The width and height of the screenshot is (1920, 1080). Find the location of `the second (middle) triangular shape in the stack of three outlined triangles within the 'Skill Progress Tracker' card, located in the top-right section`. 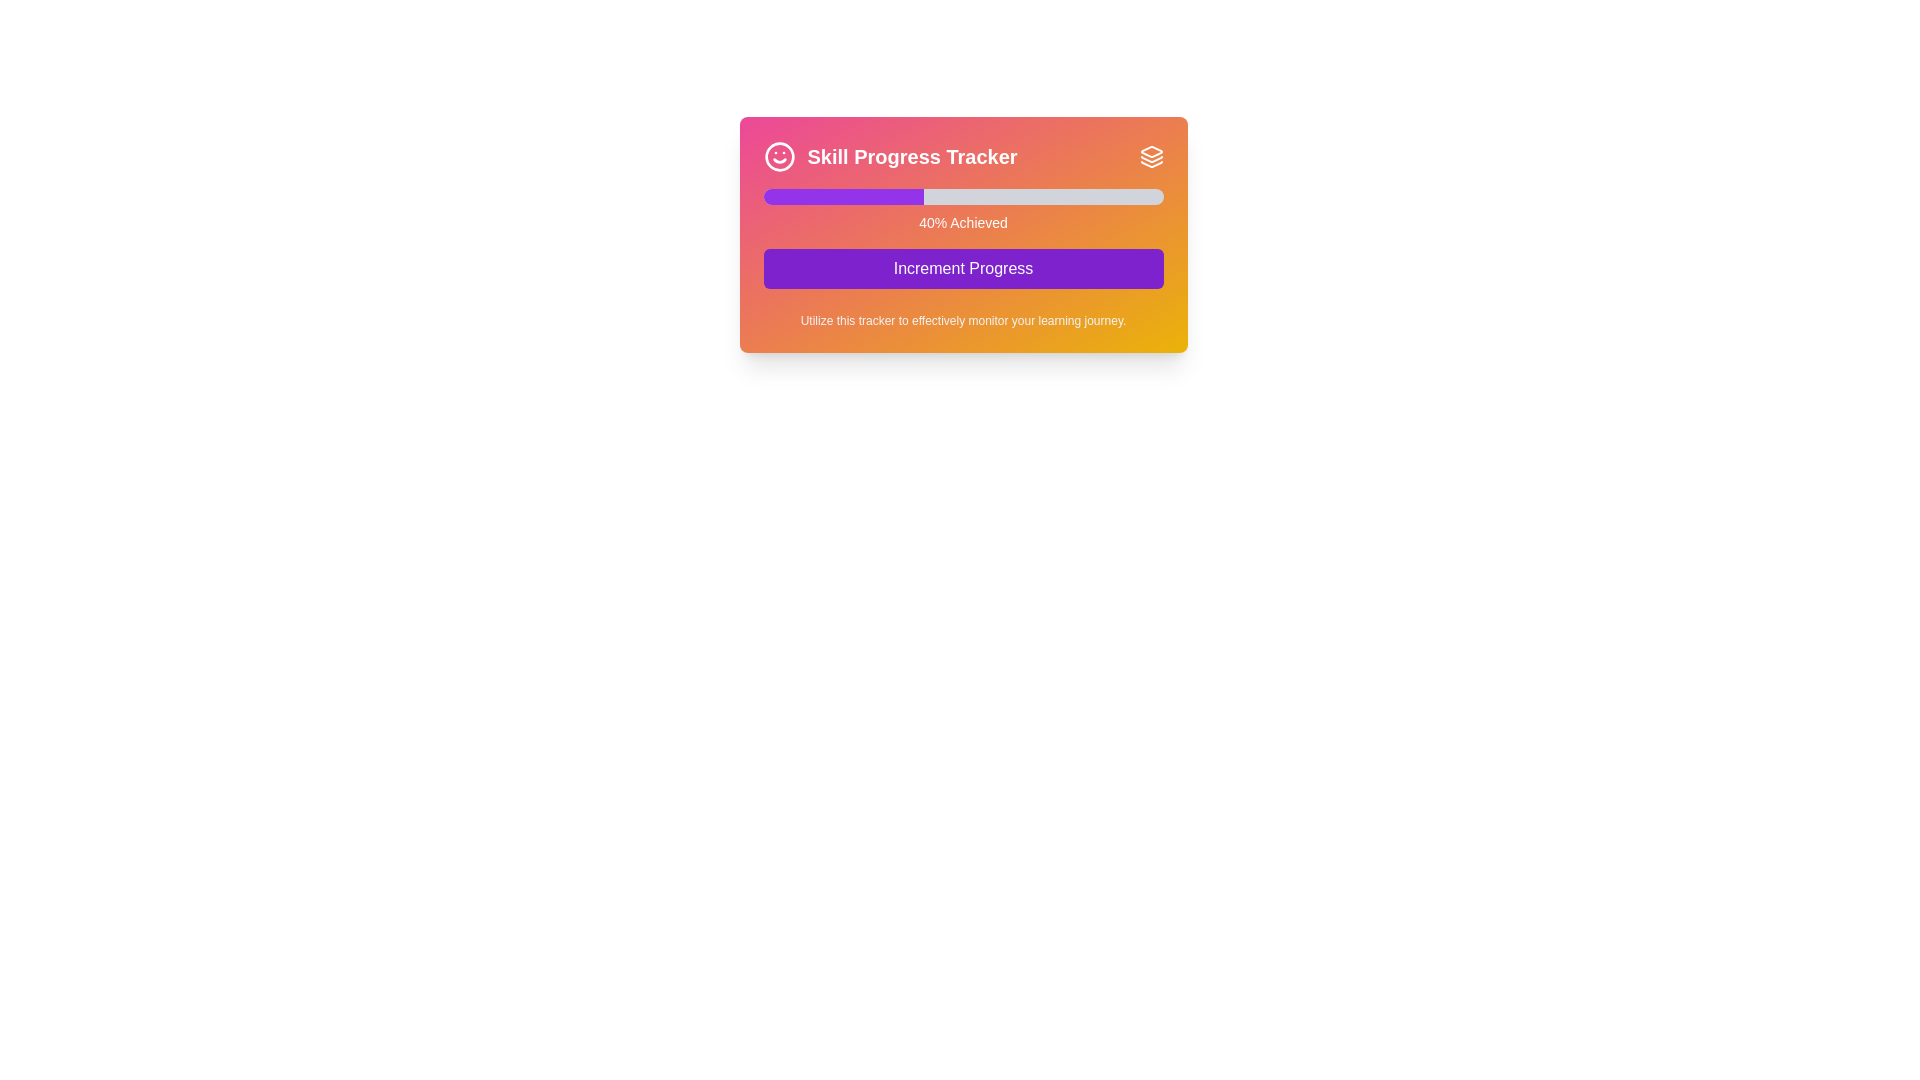

the second (middle) triangular shape in the stack of three outlined triangles within the 'Skill Progress Tracker' card, located in the top-right section is located at coordinates (1151, 158).